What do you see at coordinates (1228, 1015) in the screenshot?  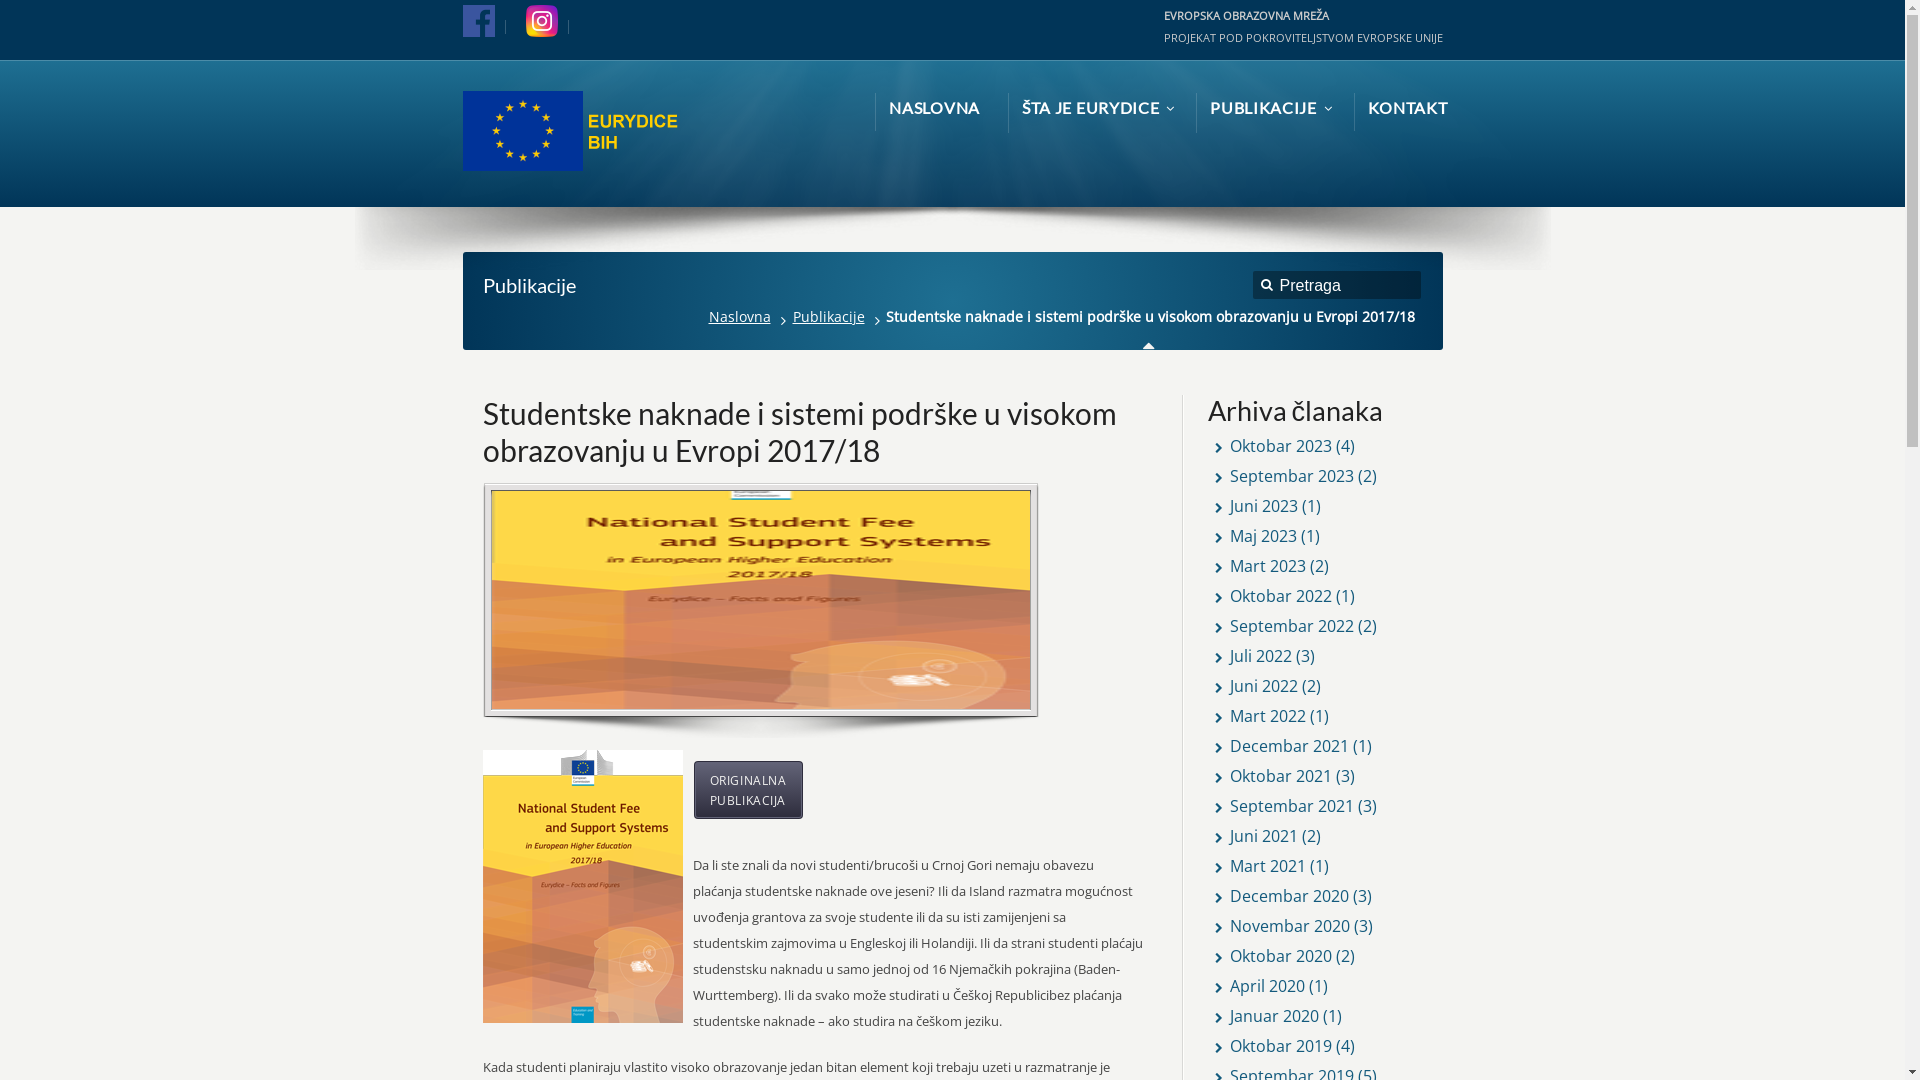 I see `'Januar 2020'` at bounding box center [1228, 1015].